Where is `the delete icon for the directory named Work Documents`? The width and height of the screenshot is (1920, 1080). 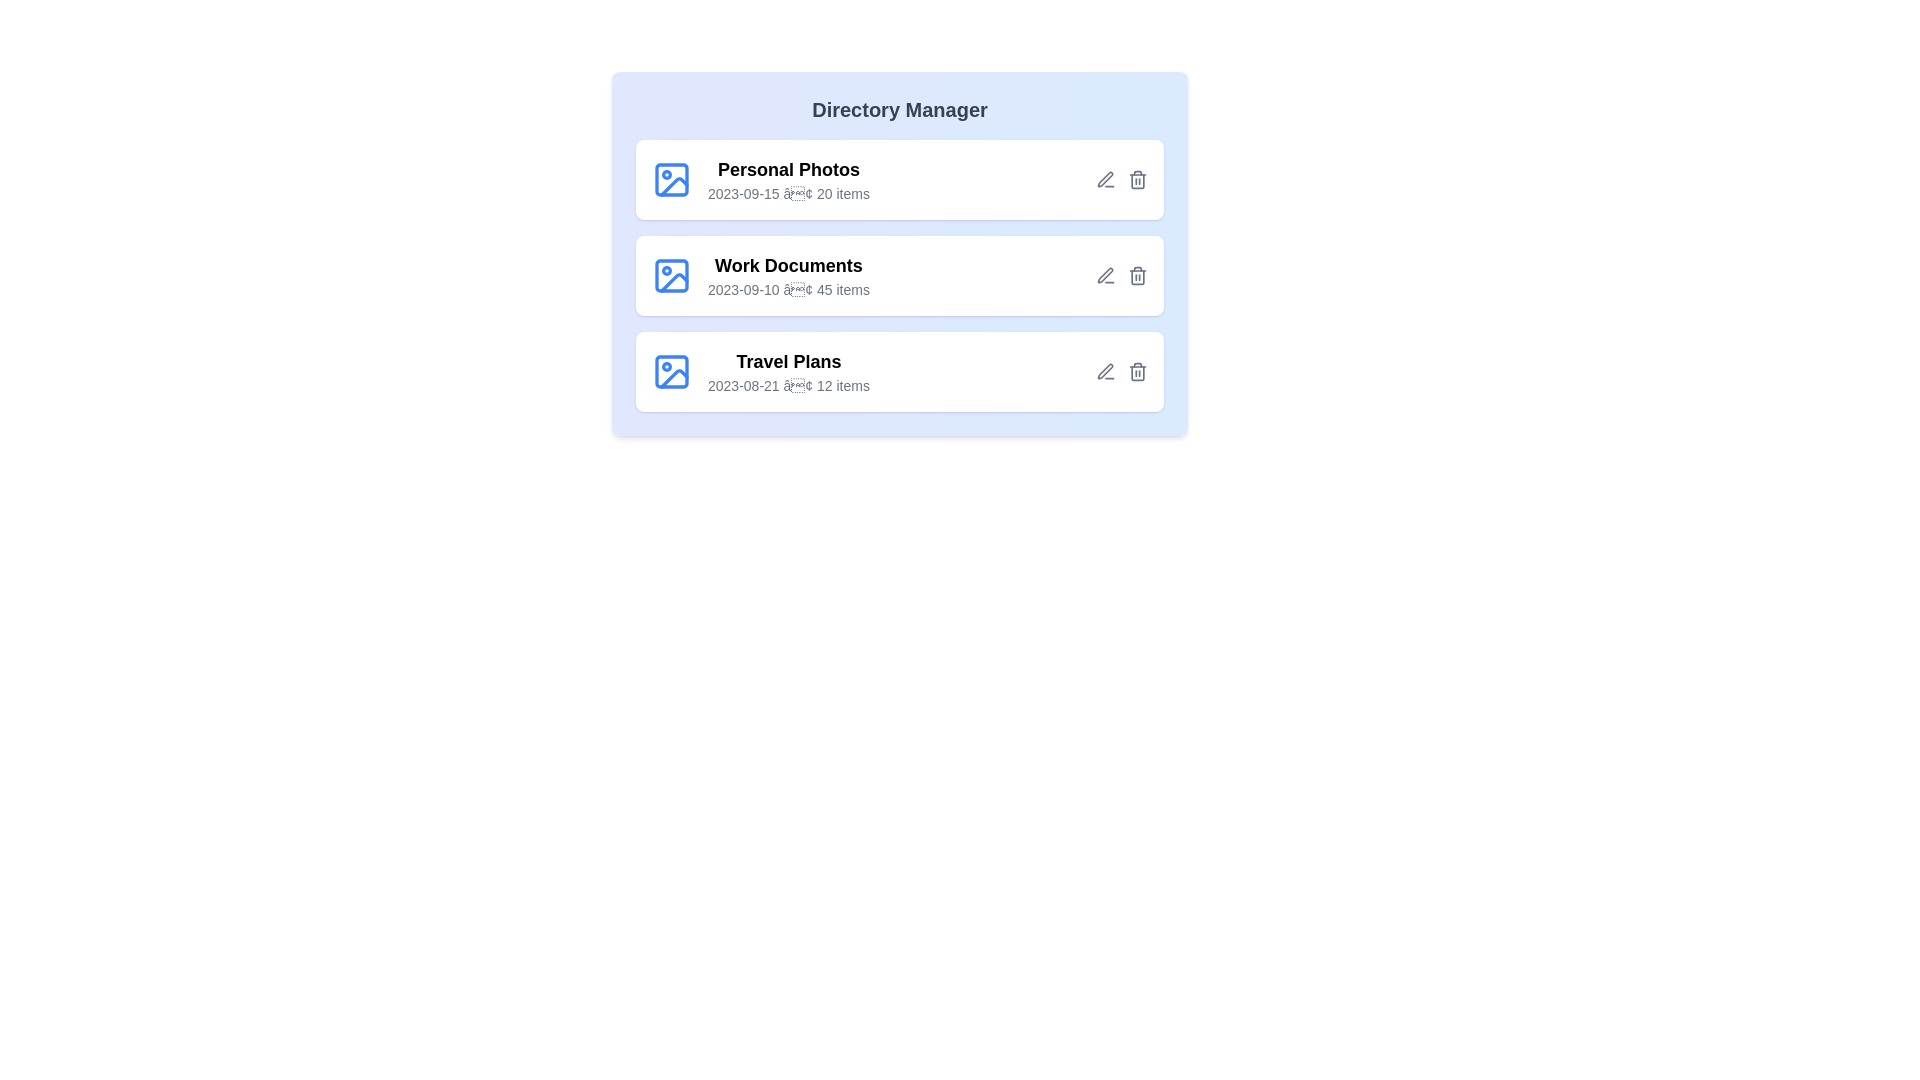 the delete icon for the directory named Work Documents is located at coordinates (1137, 276).